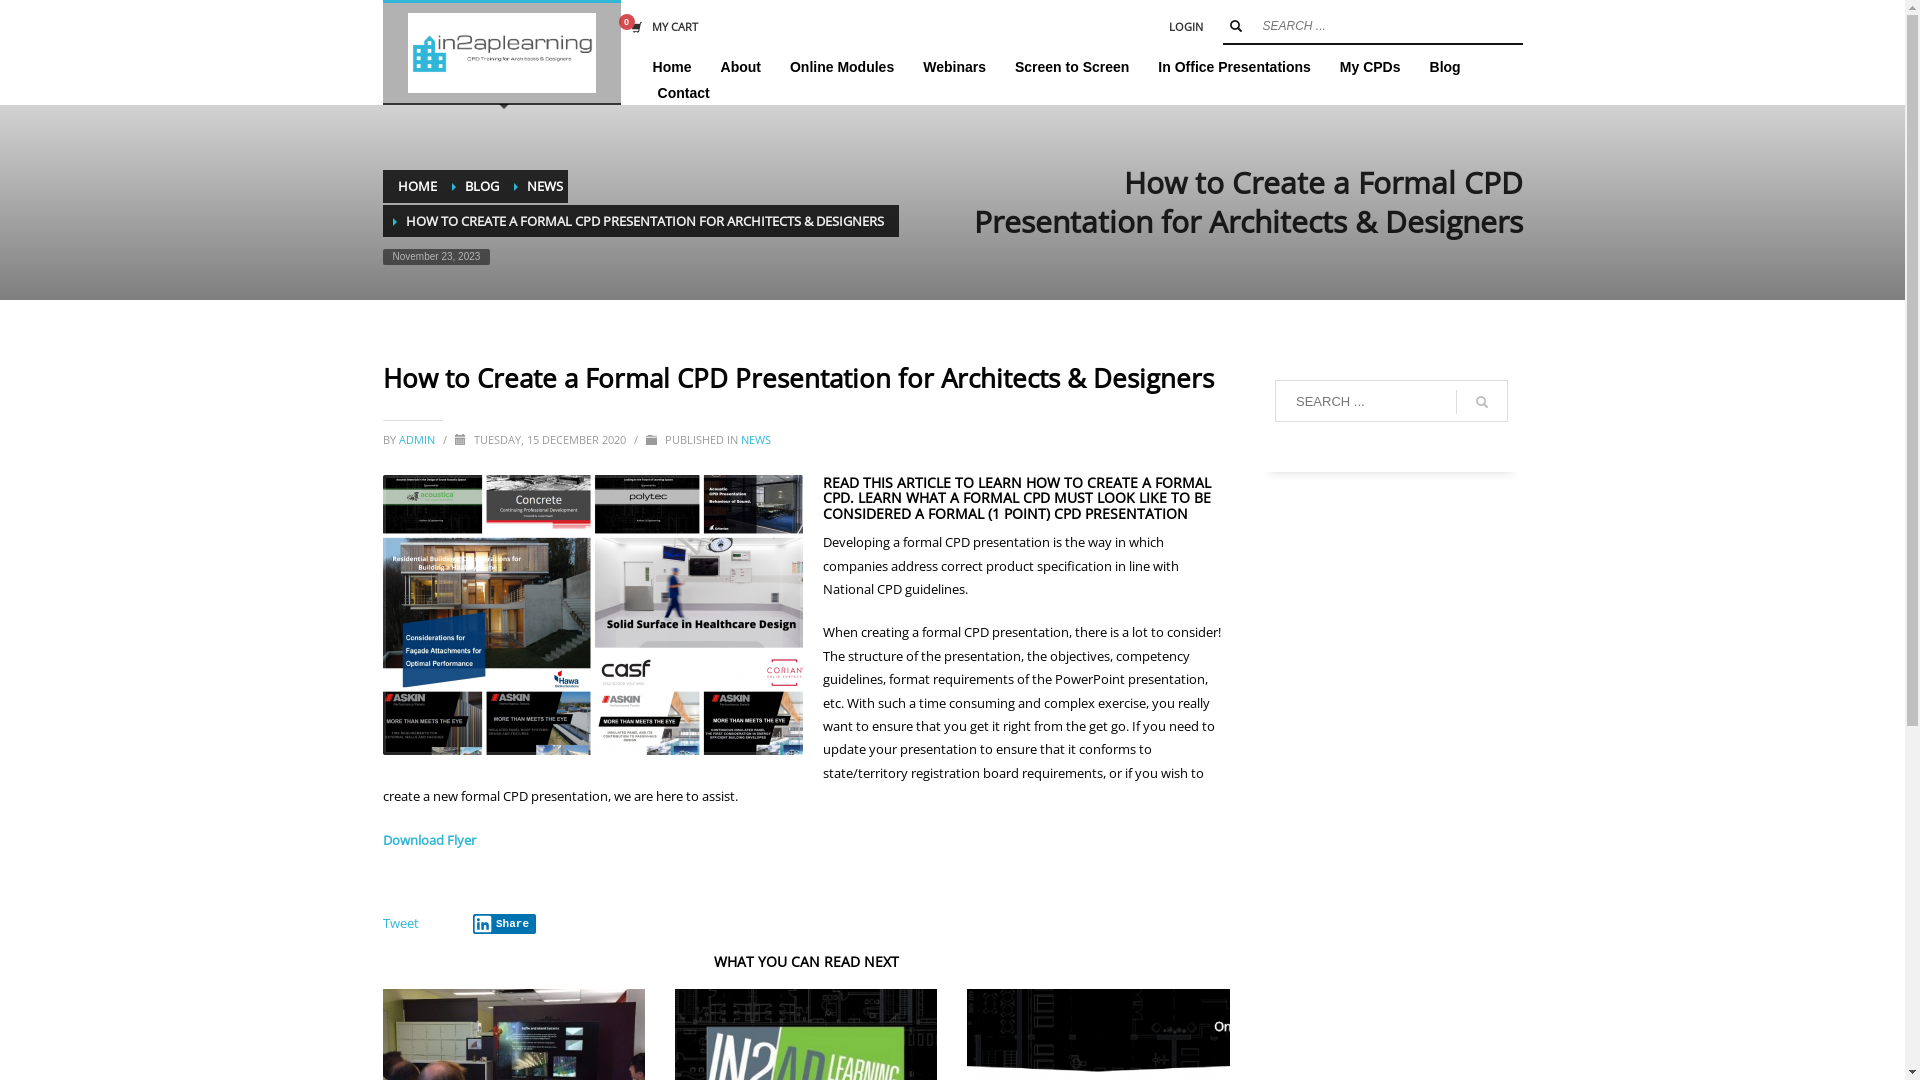 This screenshot has height=1080, width=1920. I want to click on 'Blog', so click(1445, 65).